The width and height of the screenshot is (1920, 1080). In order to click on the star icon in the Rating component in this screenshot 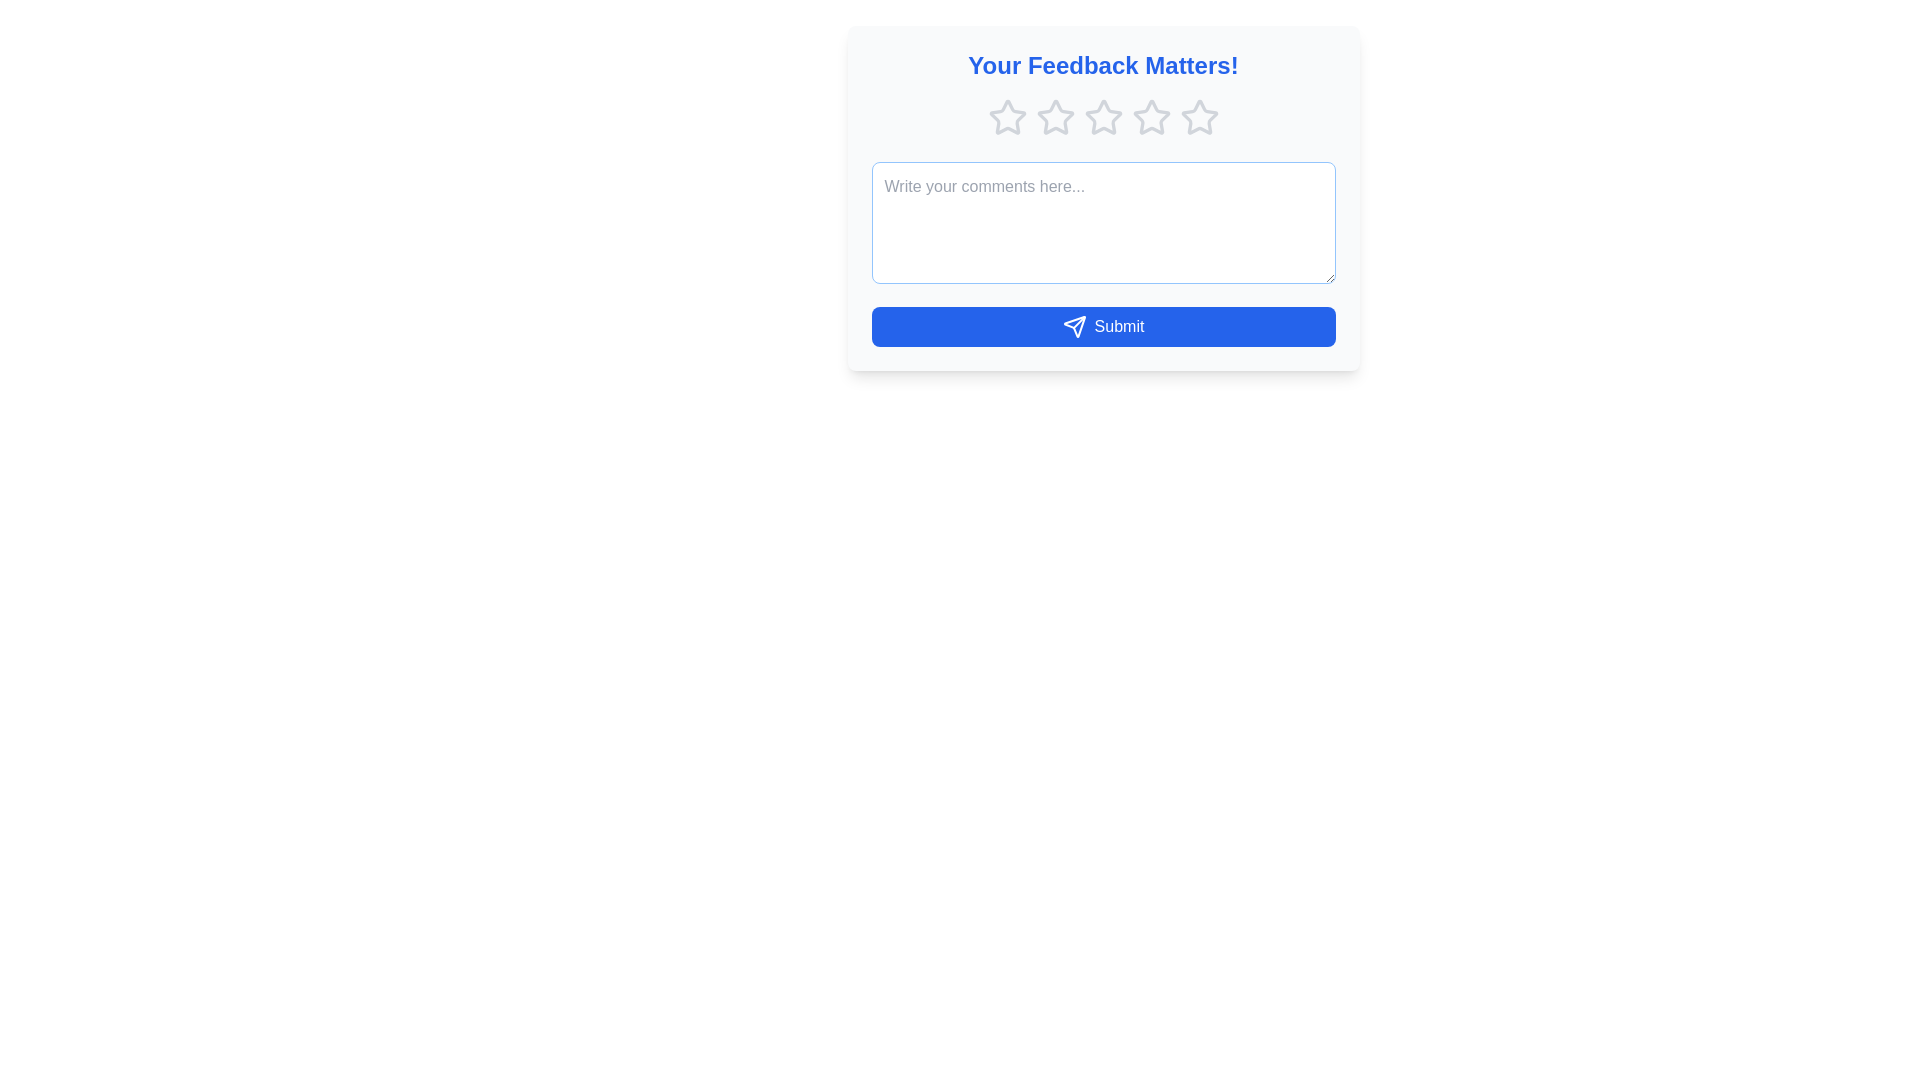, I will do `click(1102, 118)`.